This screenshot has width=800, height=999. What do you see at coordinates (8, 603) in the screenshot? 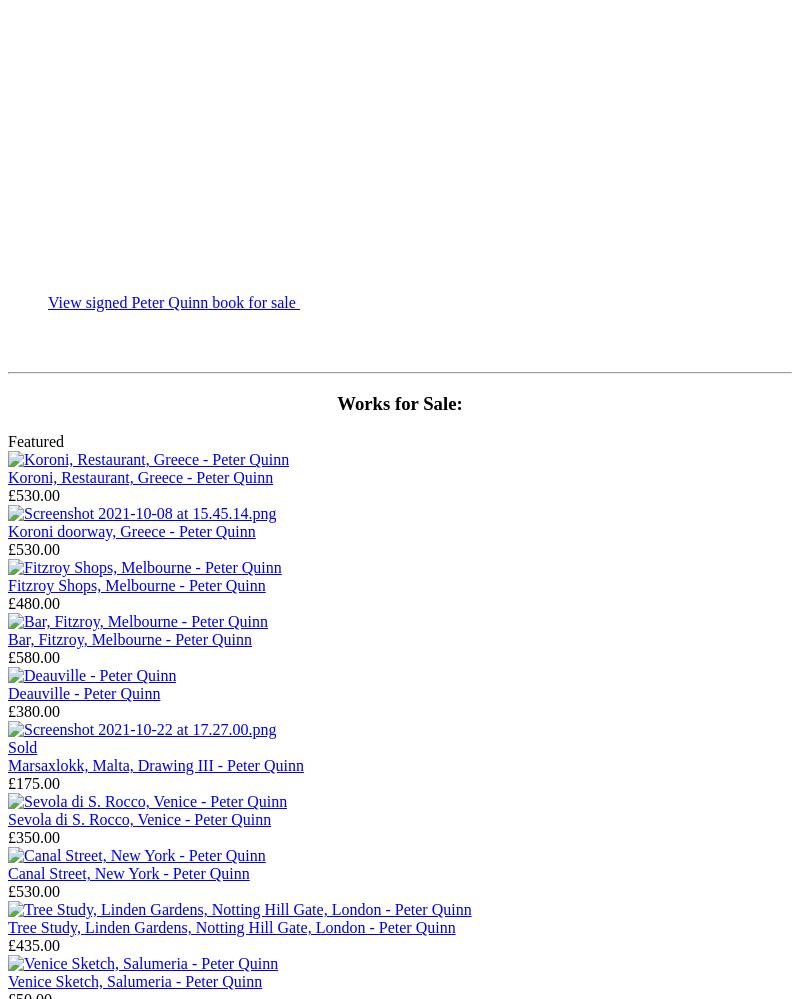
I see `'£480.00'` at bounding box center [8, 603].